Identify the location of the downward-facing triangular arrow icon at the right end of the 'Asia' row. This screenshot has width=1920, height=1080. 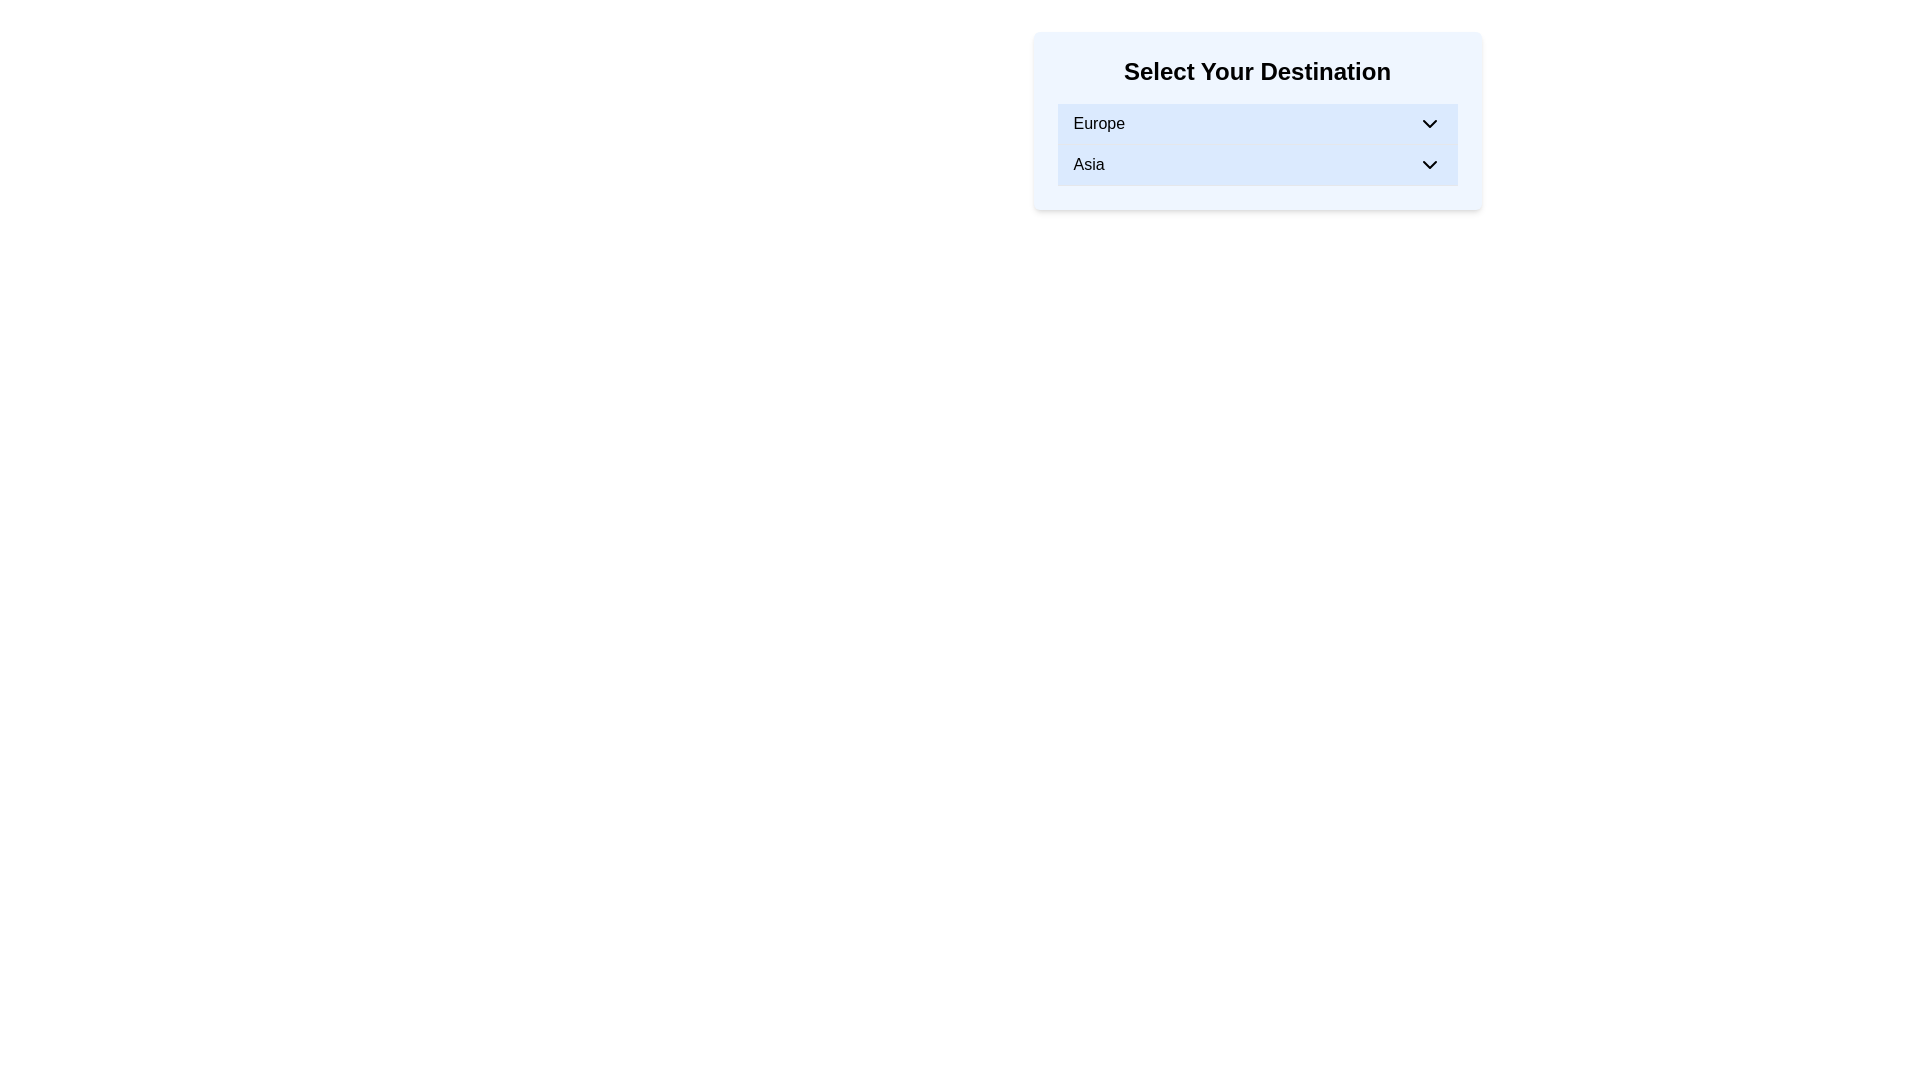
(1428, 164).